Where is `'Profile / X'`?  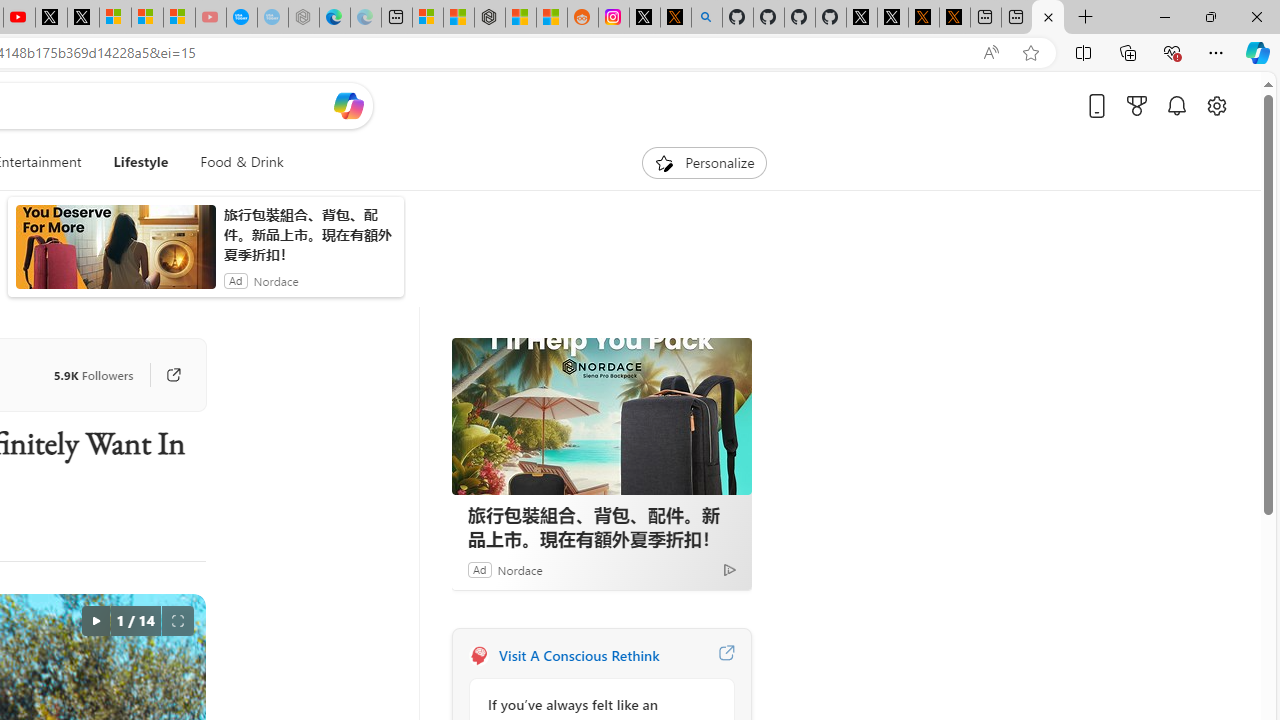 'Profile / X' is located at coordinates (830, 17).